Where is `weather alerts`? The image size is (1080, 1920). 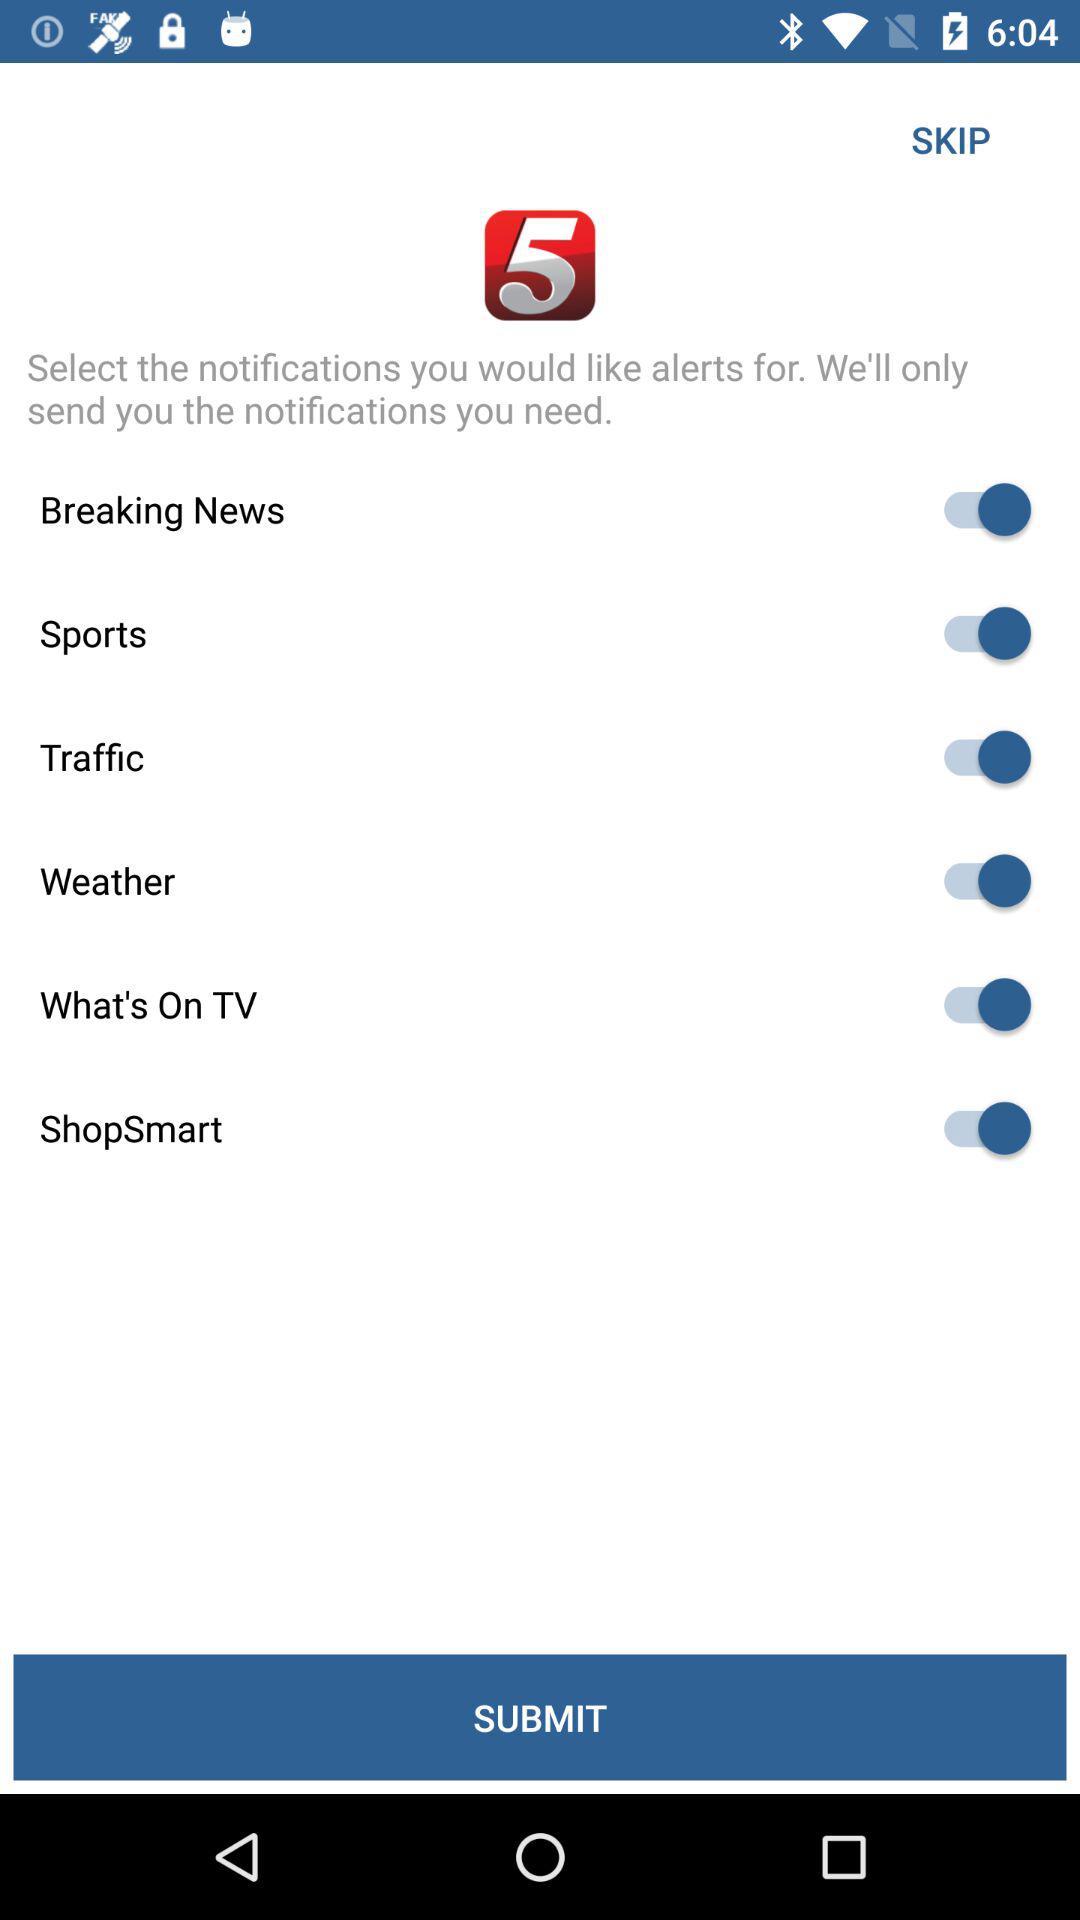
weather alerts is located at coordinates (977, 880).